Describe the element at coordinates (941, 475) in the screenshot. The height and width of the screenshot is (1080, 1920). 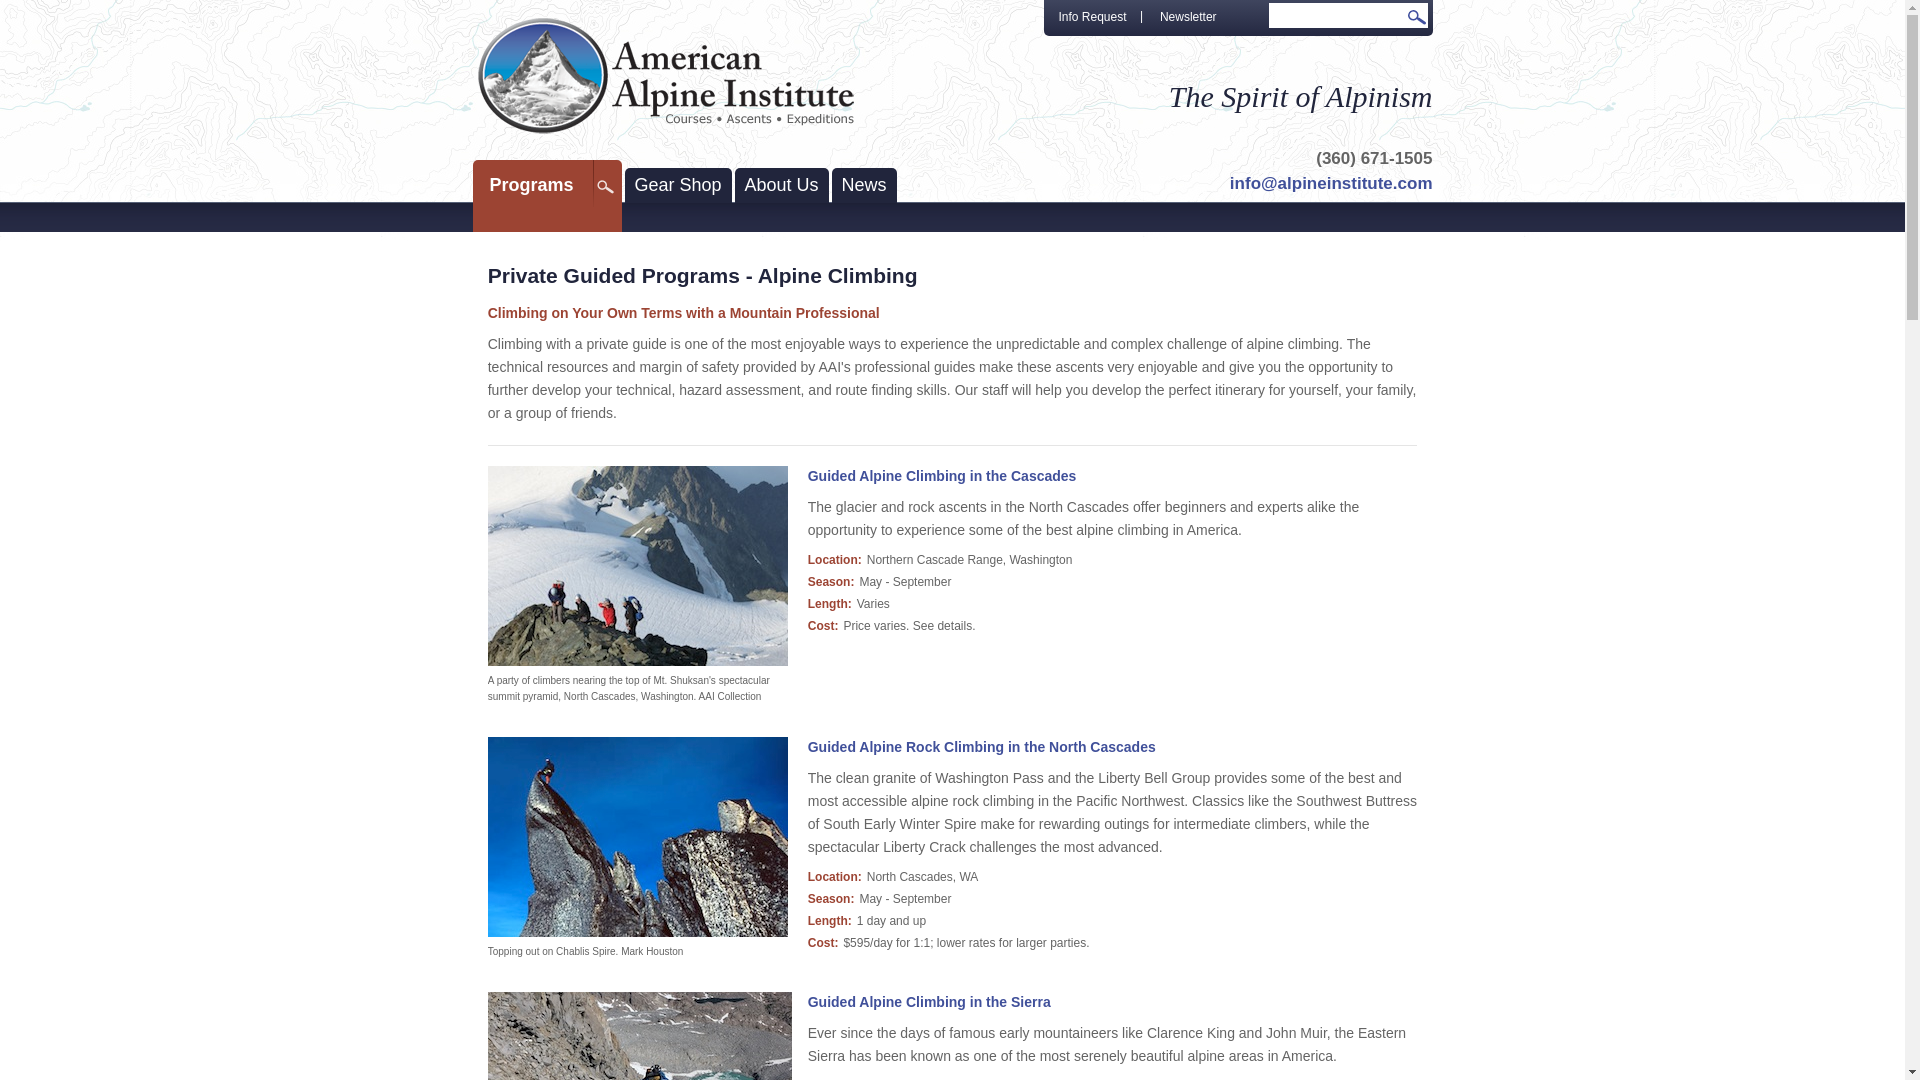
I see `'Guided Alpine Climbing in the Cascades'` at that location.